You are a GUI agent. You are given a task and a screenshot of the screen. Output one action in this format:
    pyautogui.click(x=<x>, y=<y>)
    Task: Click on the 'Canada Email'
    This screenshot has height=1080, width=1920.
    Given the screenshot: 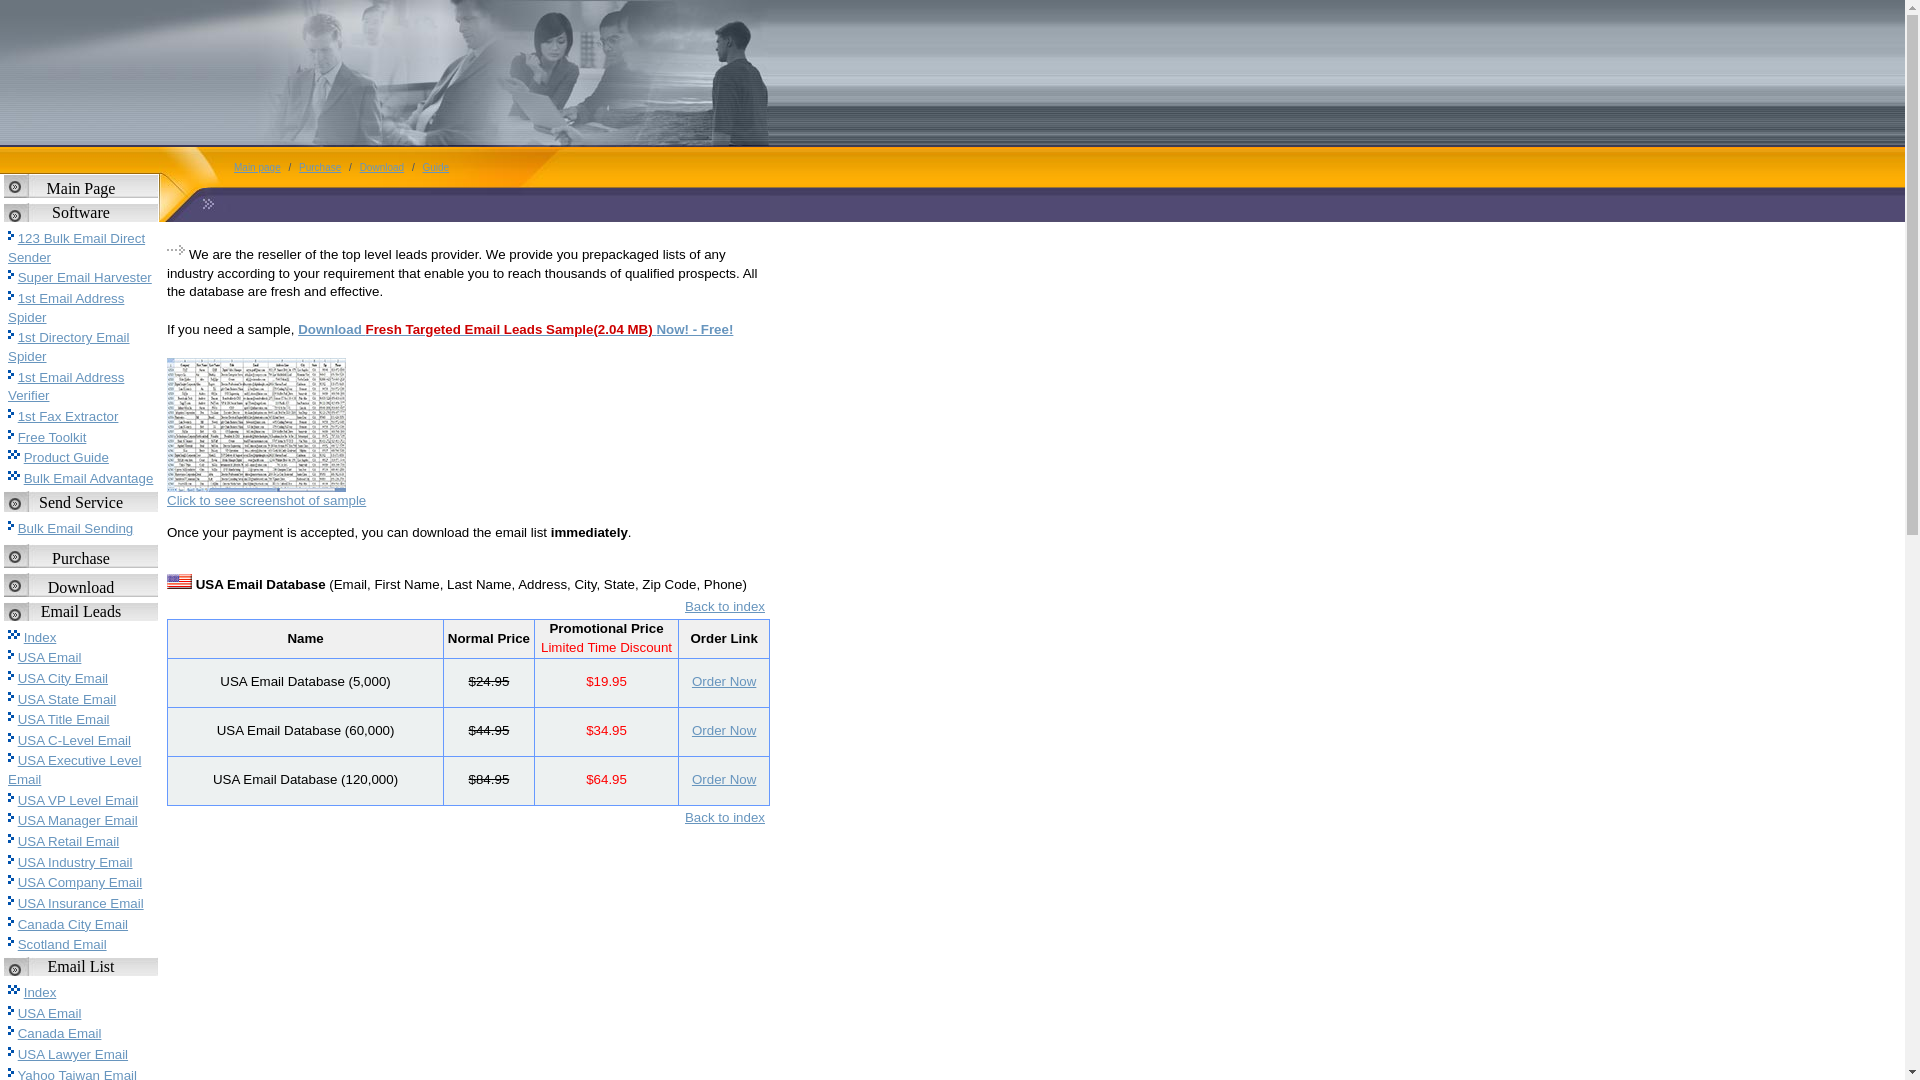 What is the action you would take?
    pyautogui.click(x=59, y=1033)
    